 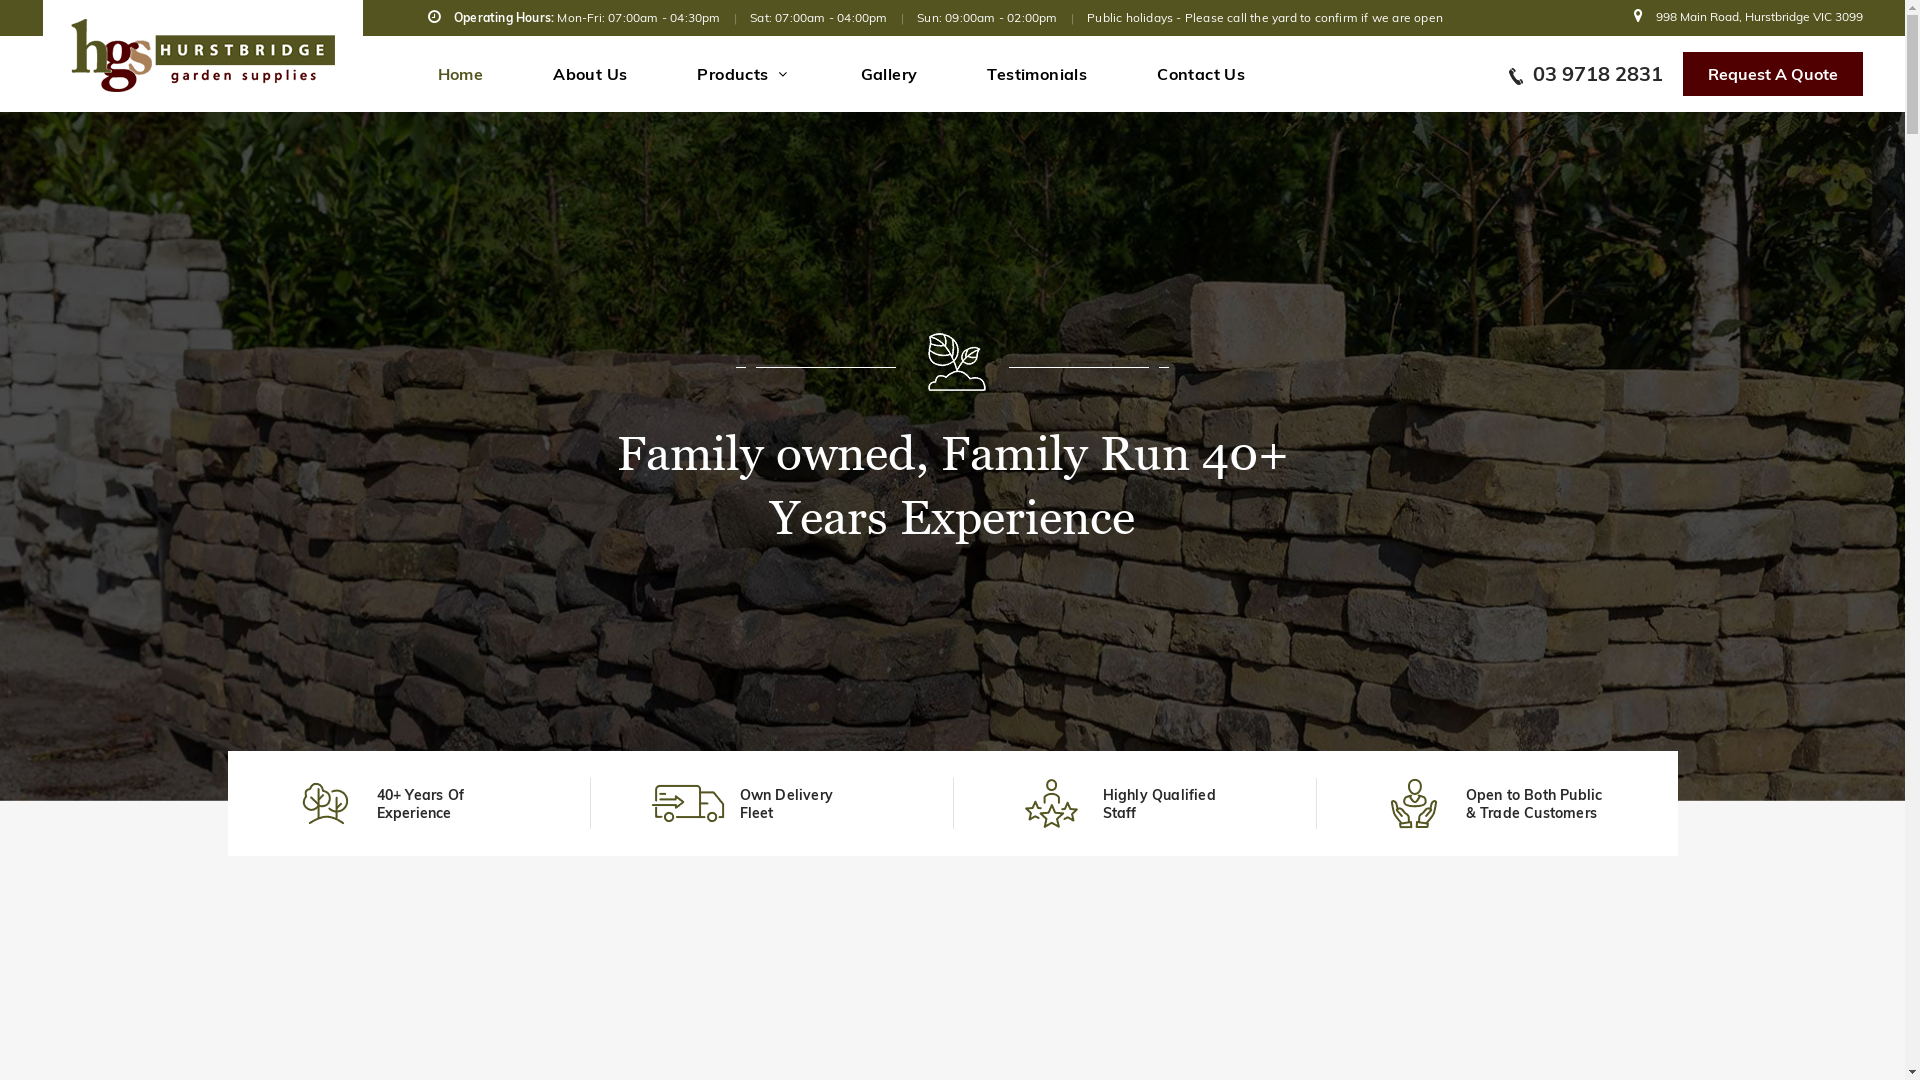 I want to click on 'Request A Quote', so click(x=1771, y=72).